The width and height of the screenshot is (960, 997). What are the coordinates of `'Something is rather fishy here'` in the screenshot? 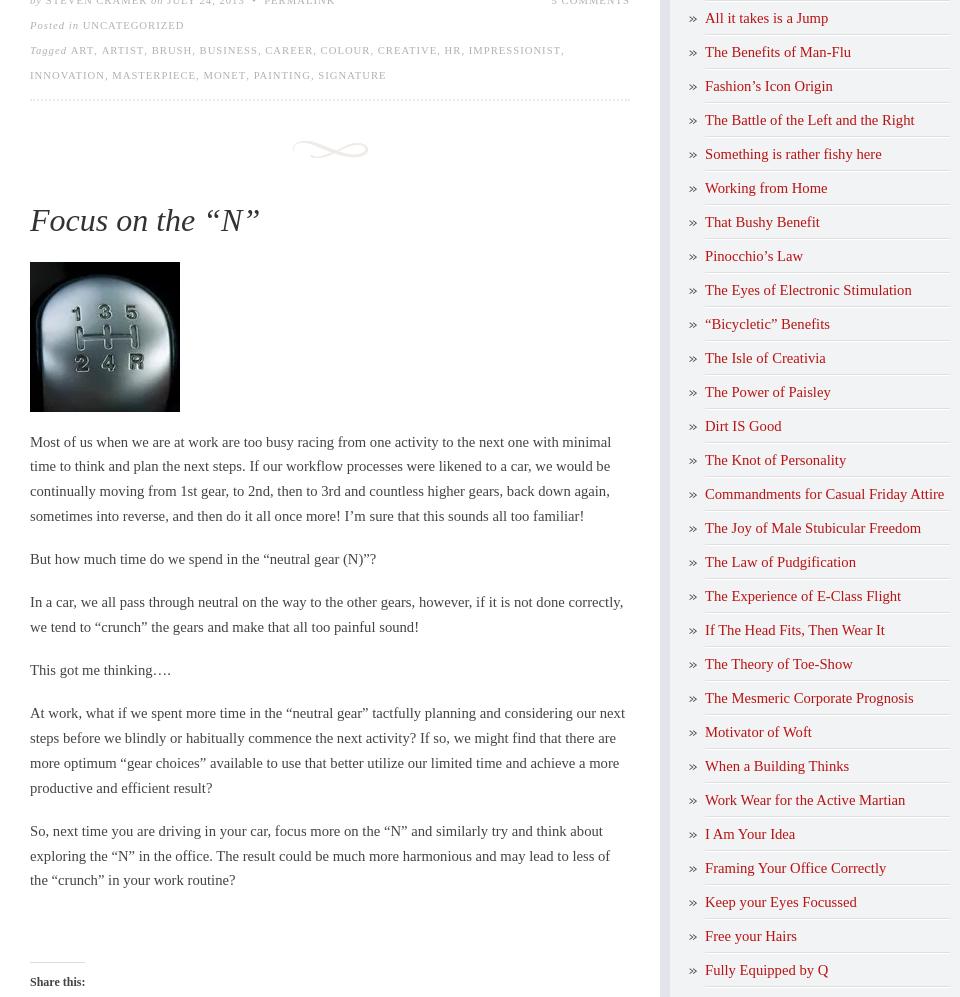 It's located at (792, 152).